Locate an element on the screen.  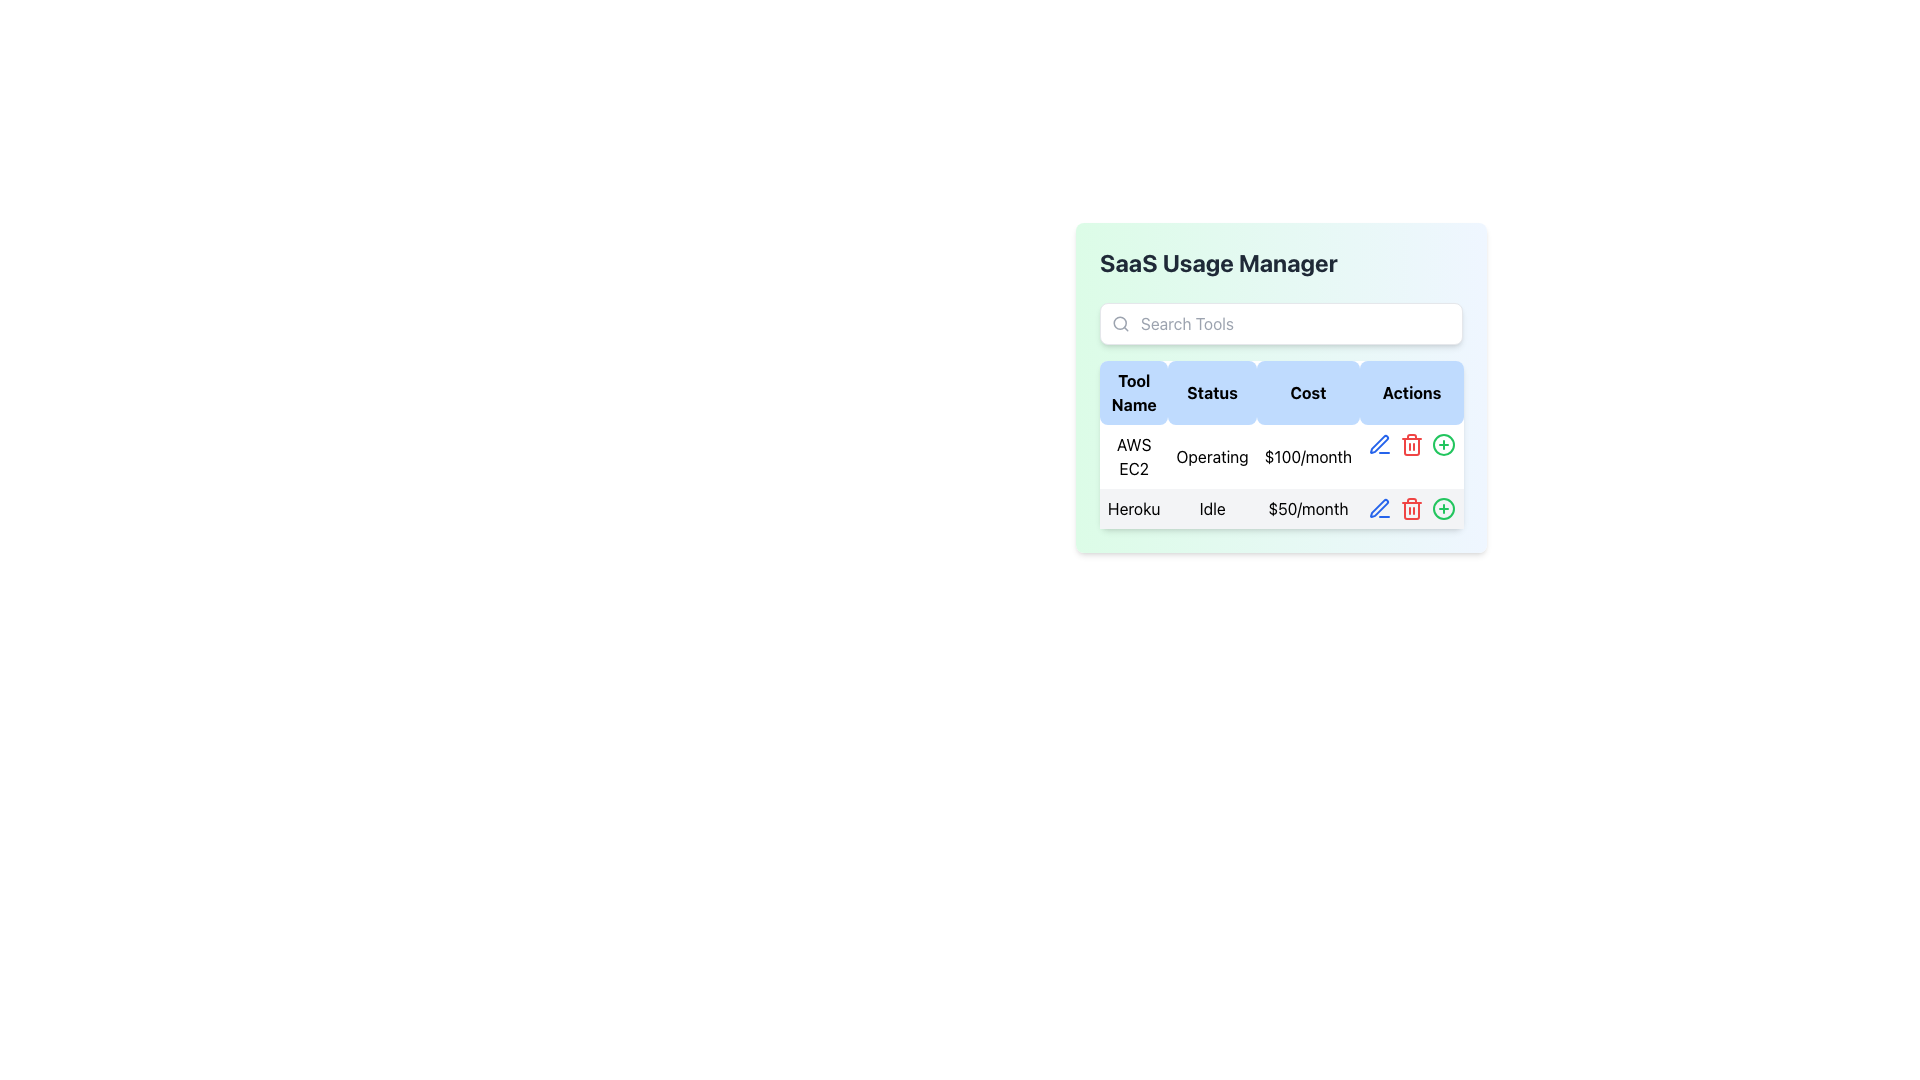
the text display element that indicates the cost of the 'Heroku' service, which is positioned between the 'Idle' status and the 'Actions' column in the table is located at coordinates (1308, 508).